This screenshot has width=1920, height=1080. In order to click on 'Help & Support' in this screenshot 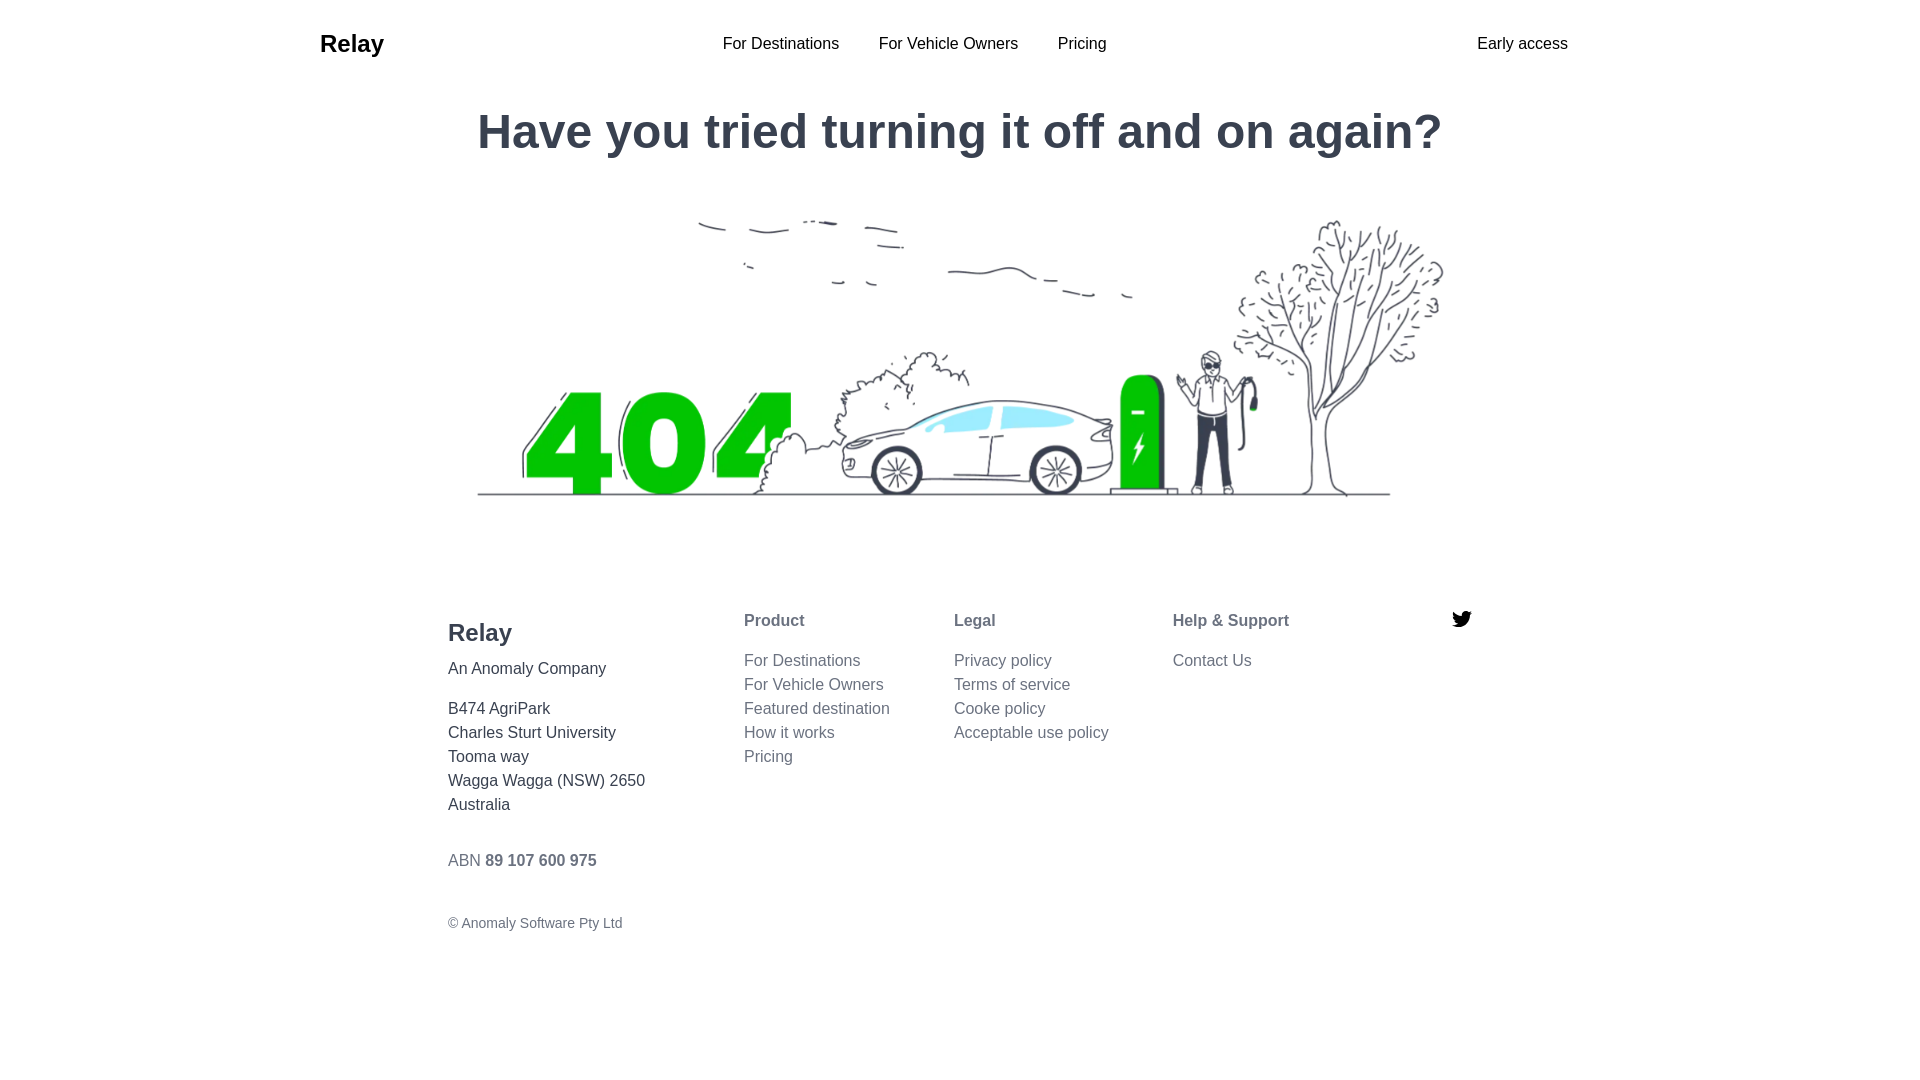, I will do `click(1229, 620)`.